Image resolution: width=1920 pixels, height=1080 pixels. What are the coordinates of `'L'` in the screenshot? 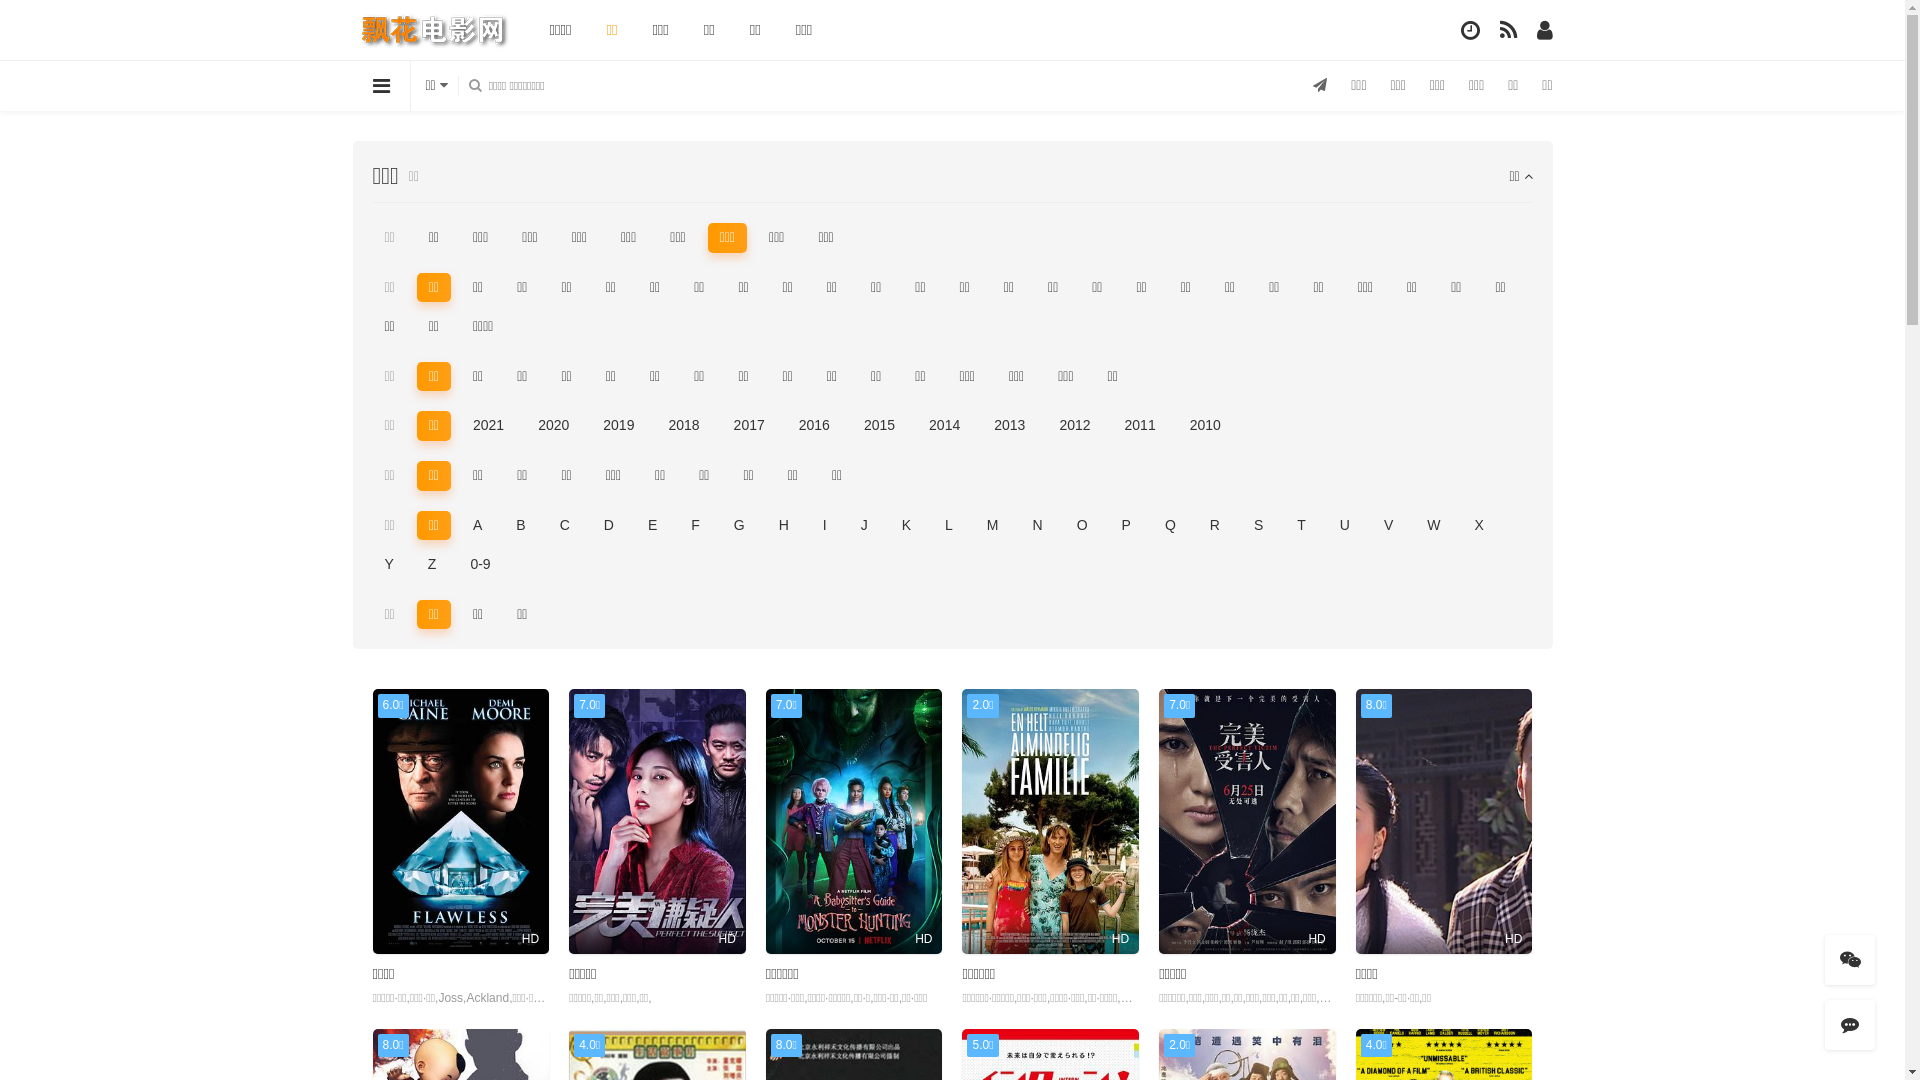 It's located at (948, 524).